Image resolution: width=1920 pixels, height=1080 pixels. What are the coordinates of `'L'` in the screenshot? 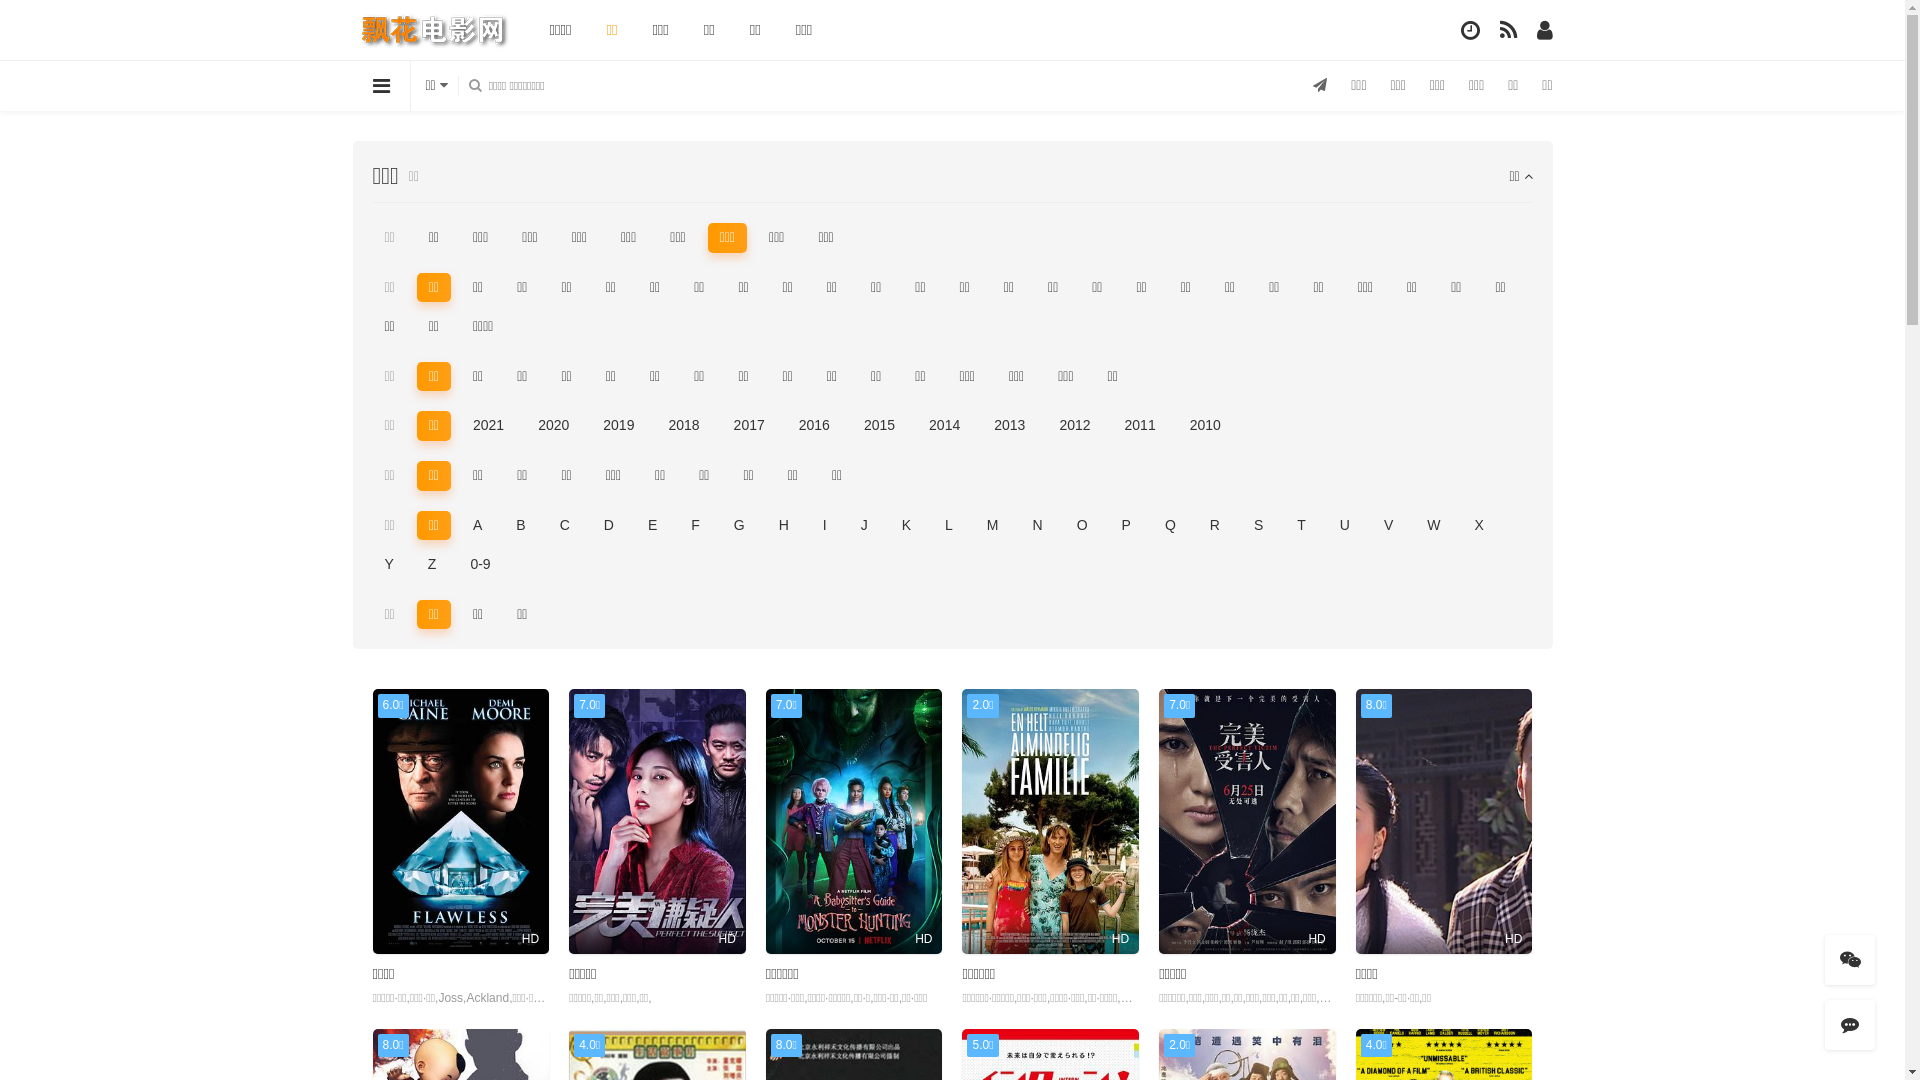 It's located at (948, 524).